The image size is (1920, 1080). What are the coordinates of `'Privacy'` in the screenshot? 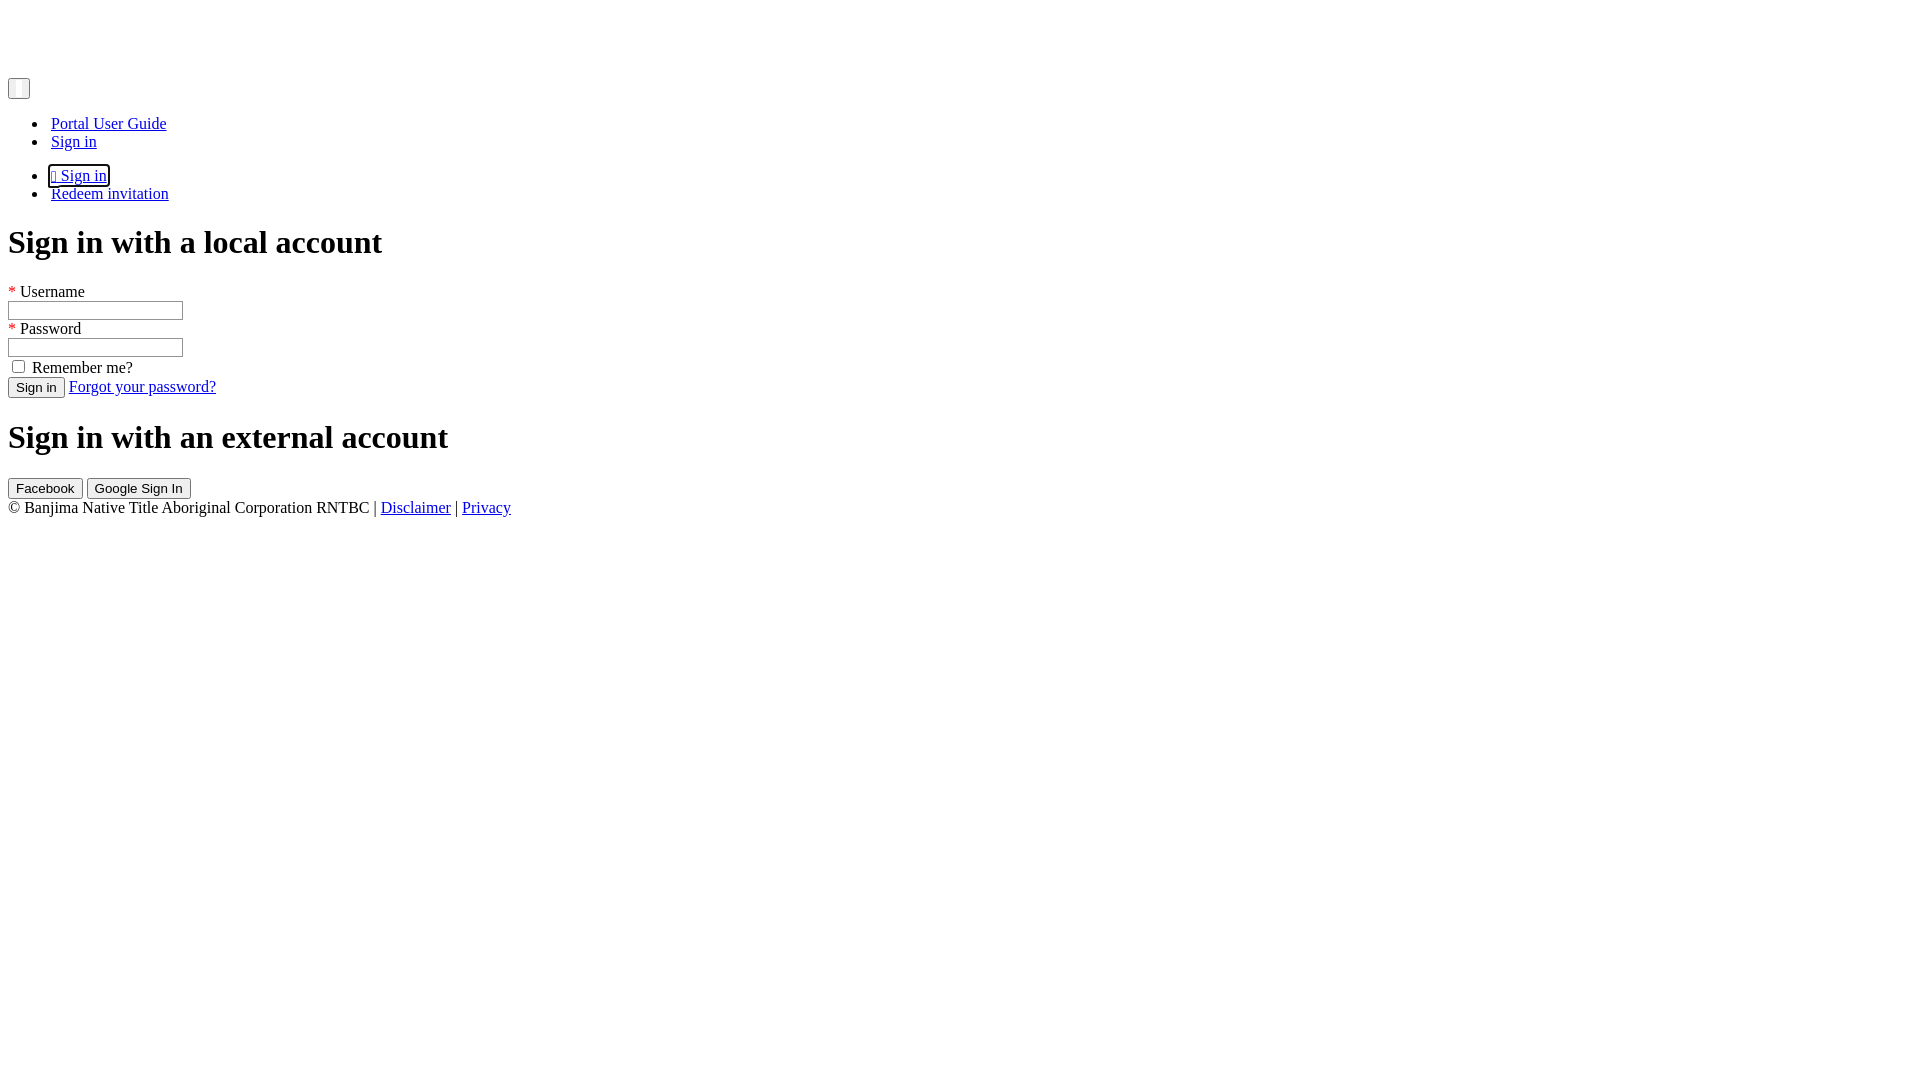 It's located at (486, 506).